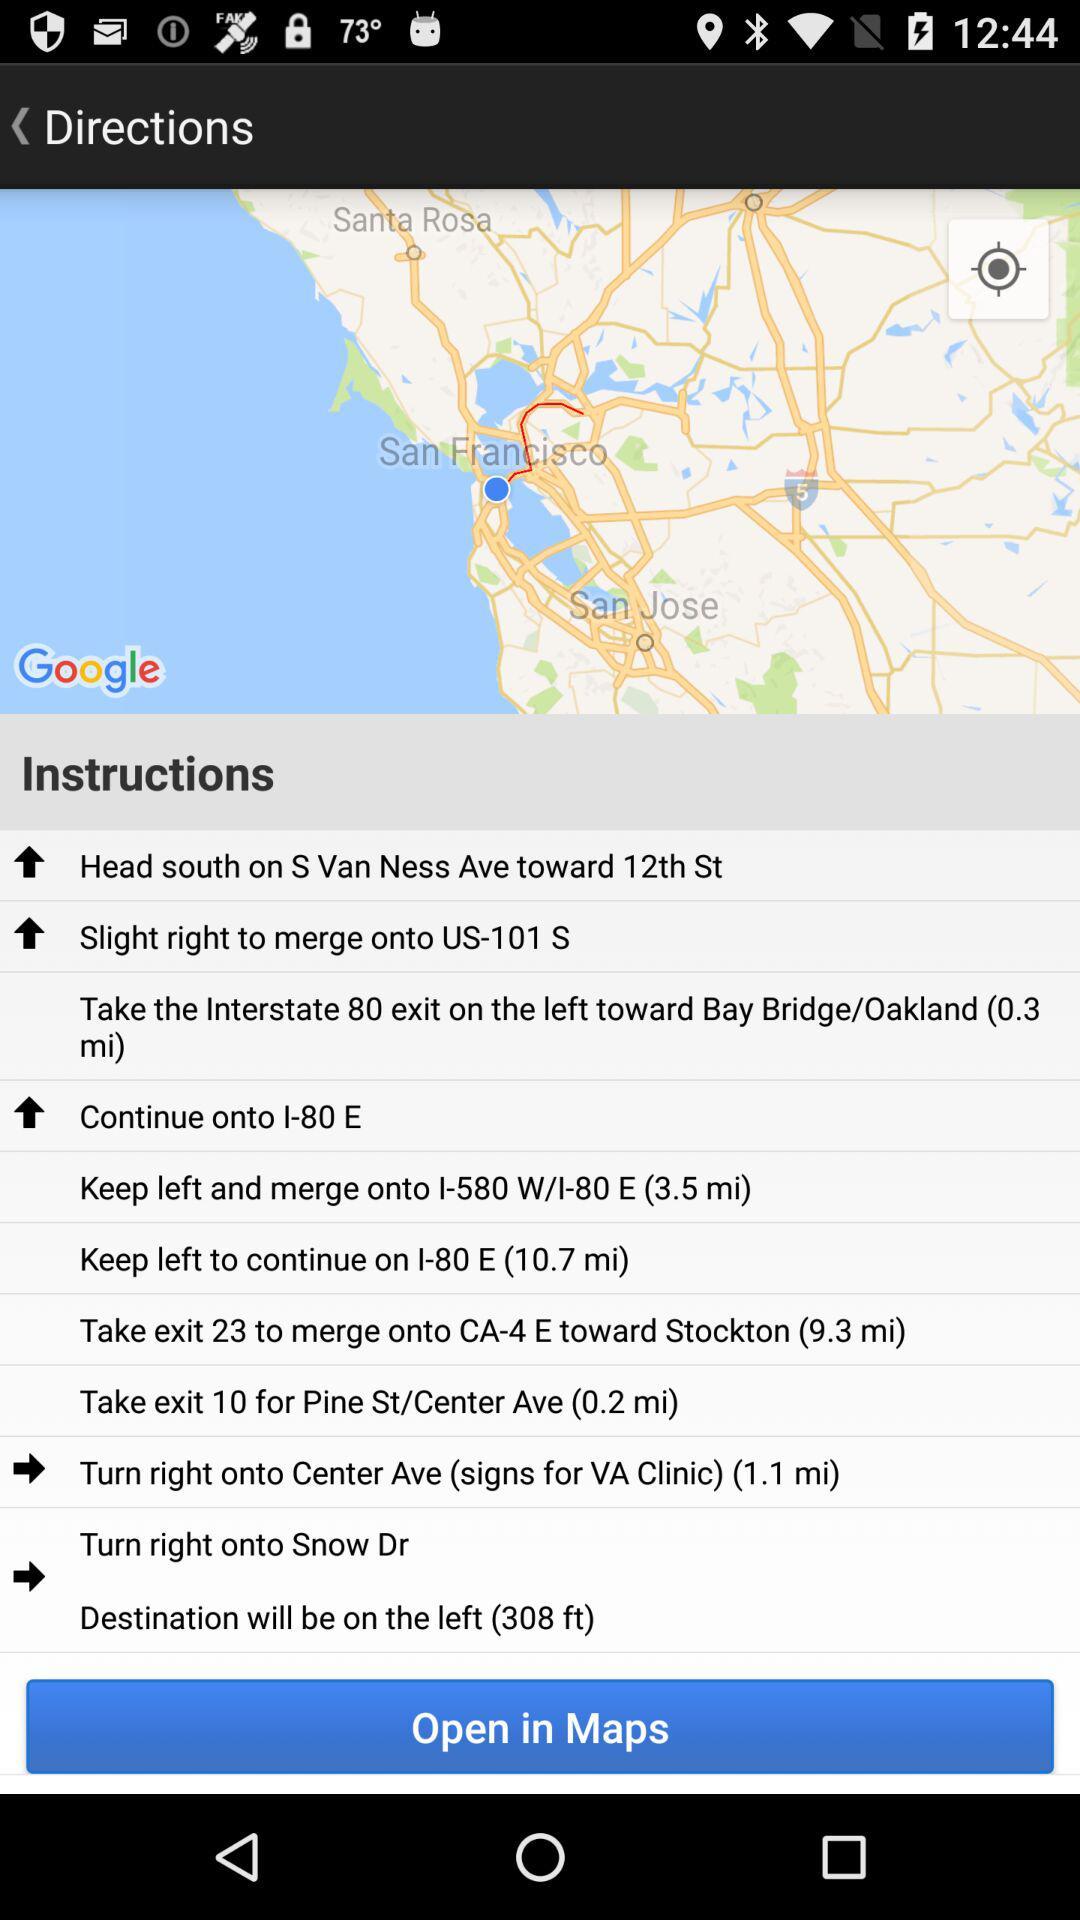 The width and height of the screenshot is (1080, 1920). What do you see at coordinates (573, 1026) in the screenshot?
I see `take the interstate item` at bounding box center [573, 1026].